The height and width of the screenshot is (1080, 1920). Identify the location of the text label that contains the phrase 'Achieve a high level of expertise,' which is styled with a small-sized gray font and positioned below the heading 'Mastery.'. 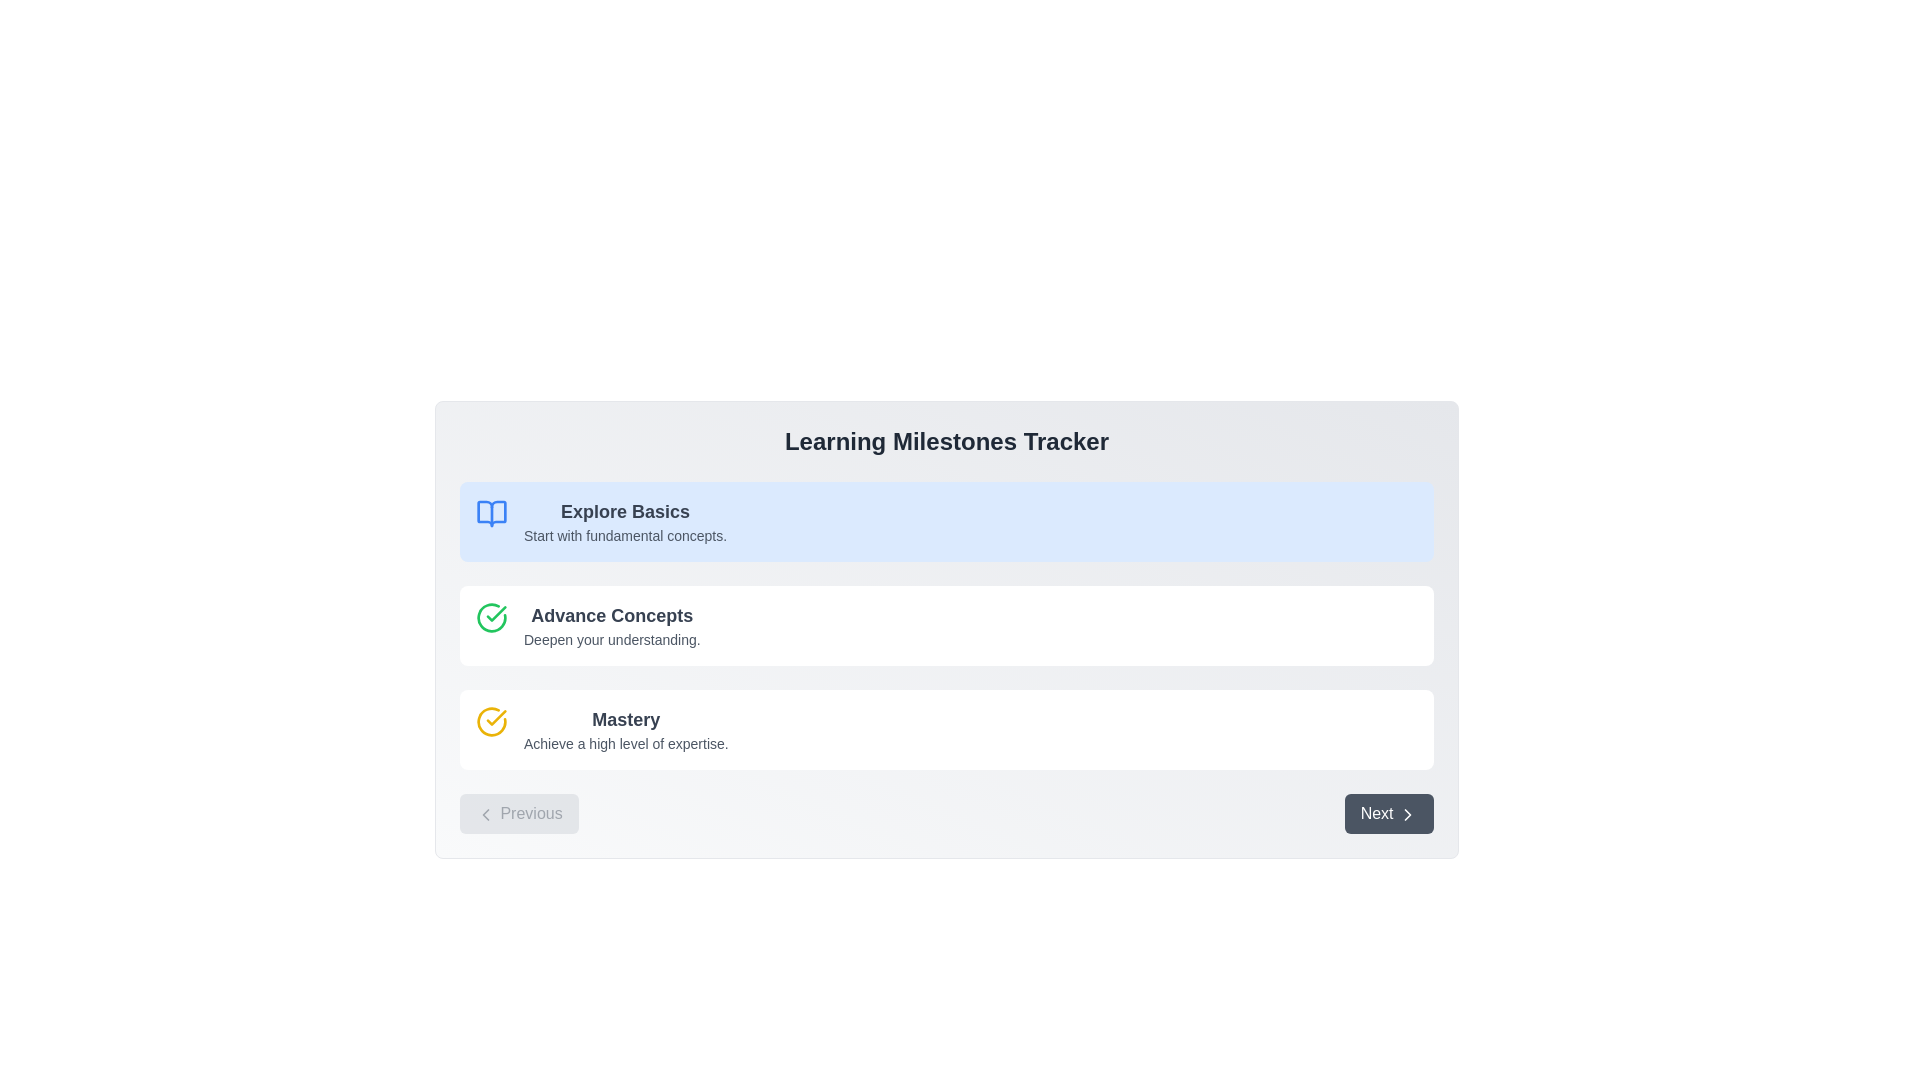
(625, 744).